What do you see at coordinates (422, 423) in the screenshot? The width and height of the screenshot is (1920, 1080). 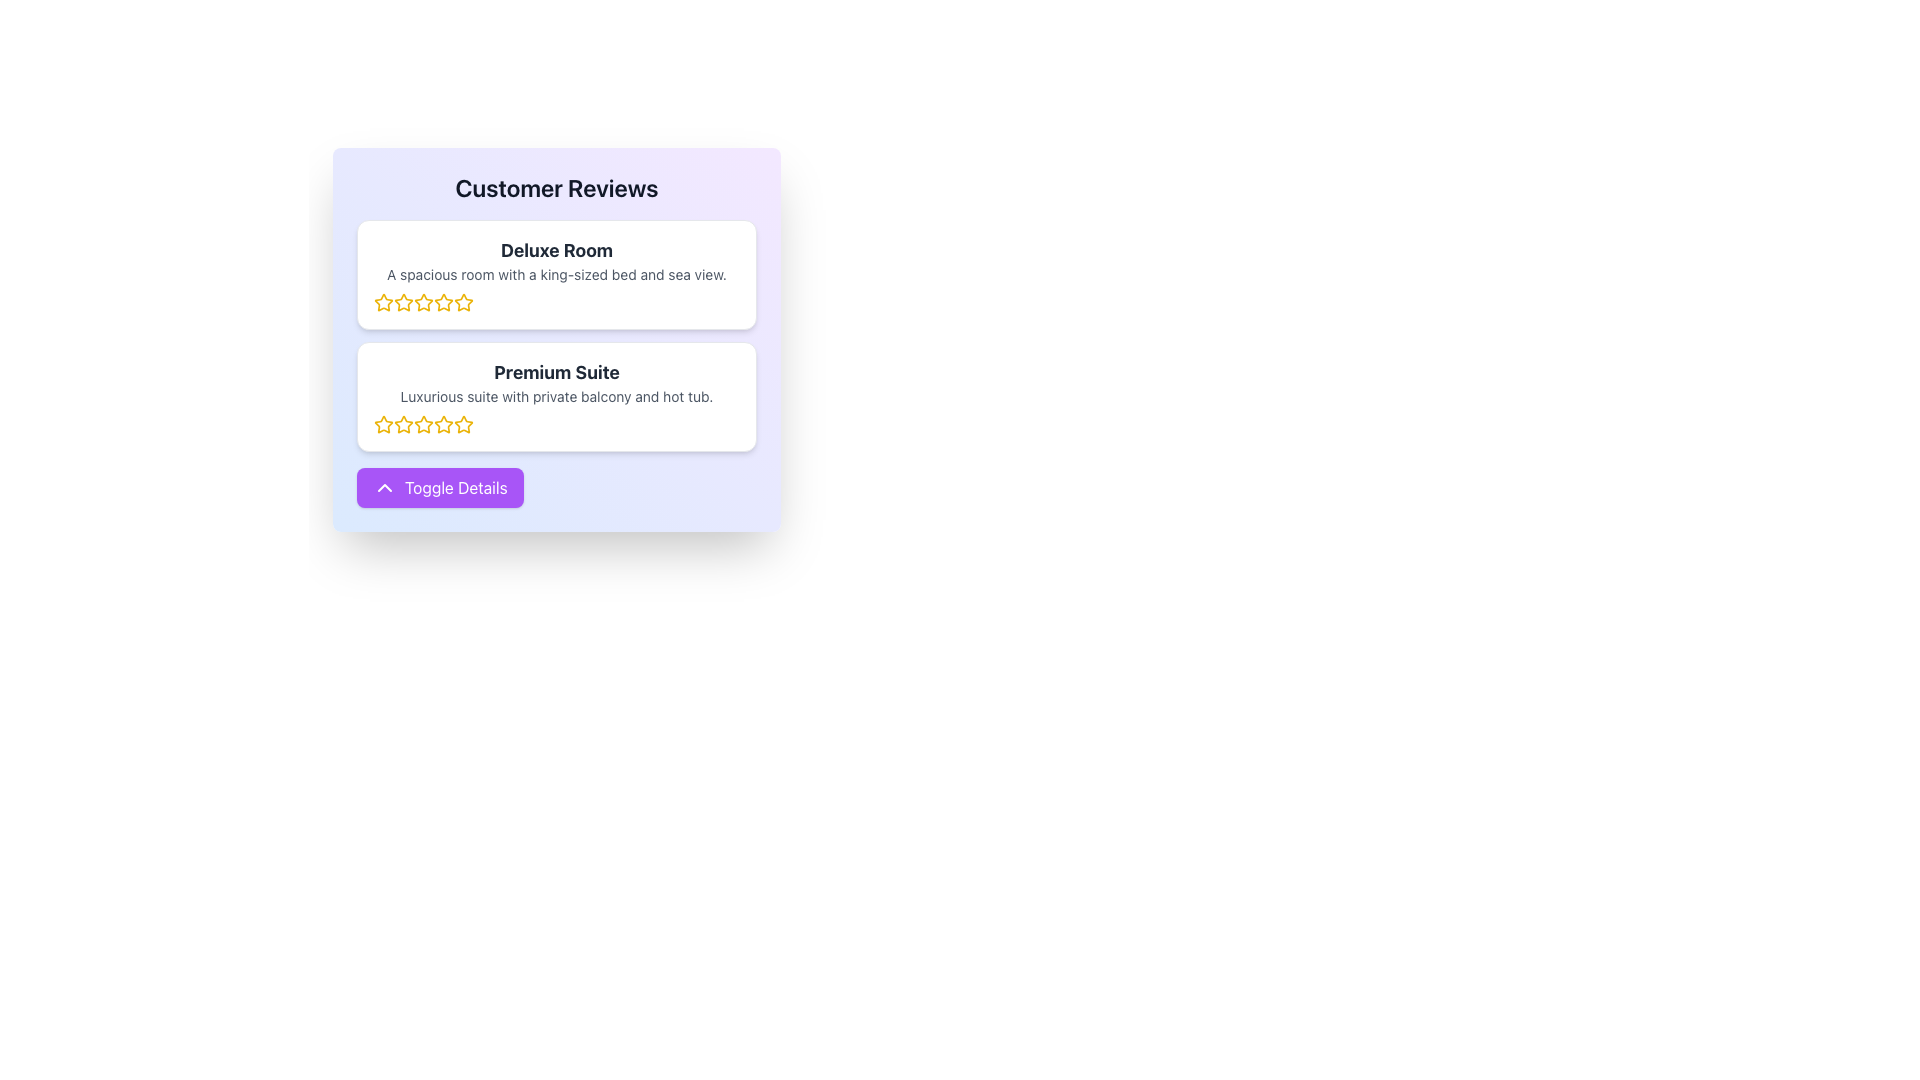 I see `the second star icon within the 5-star rating component under the 'Premium Suite' section of the 'Customer Reviews' panel` at bounding box center [422, 423].